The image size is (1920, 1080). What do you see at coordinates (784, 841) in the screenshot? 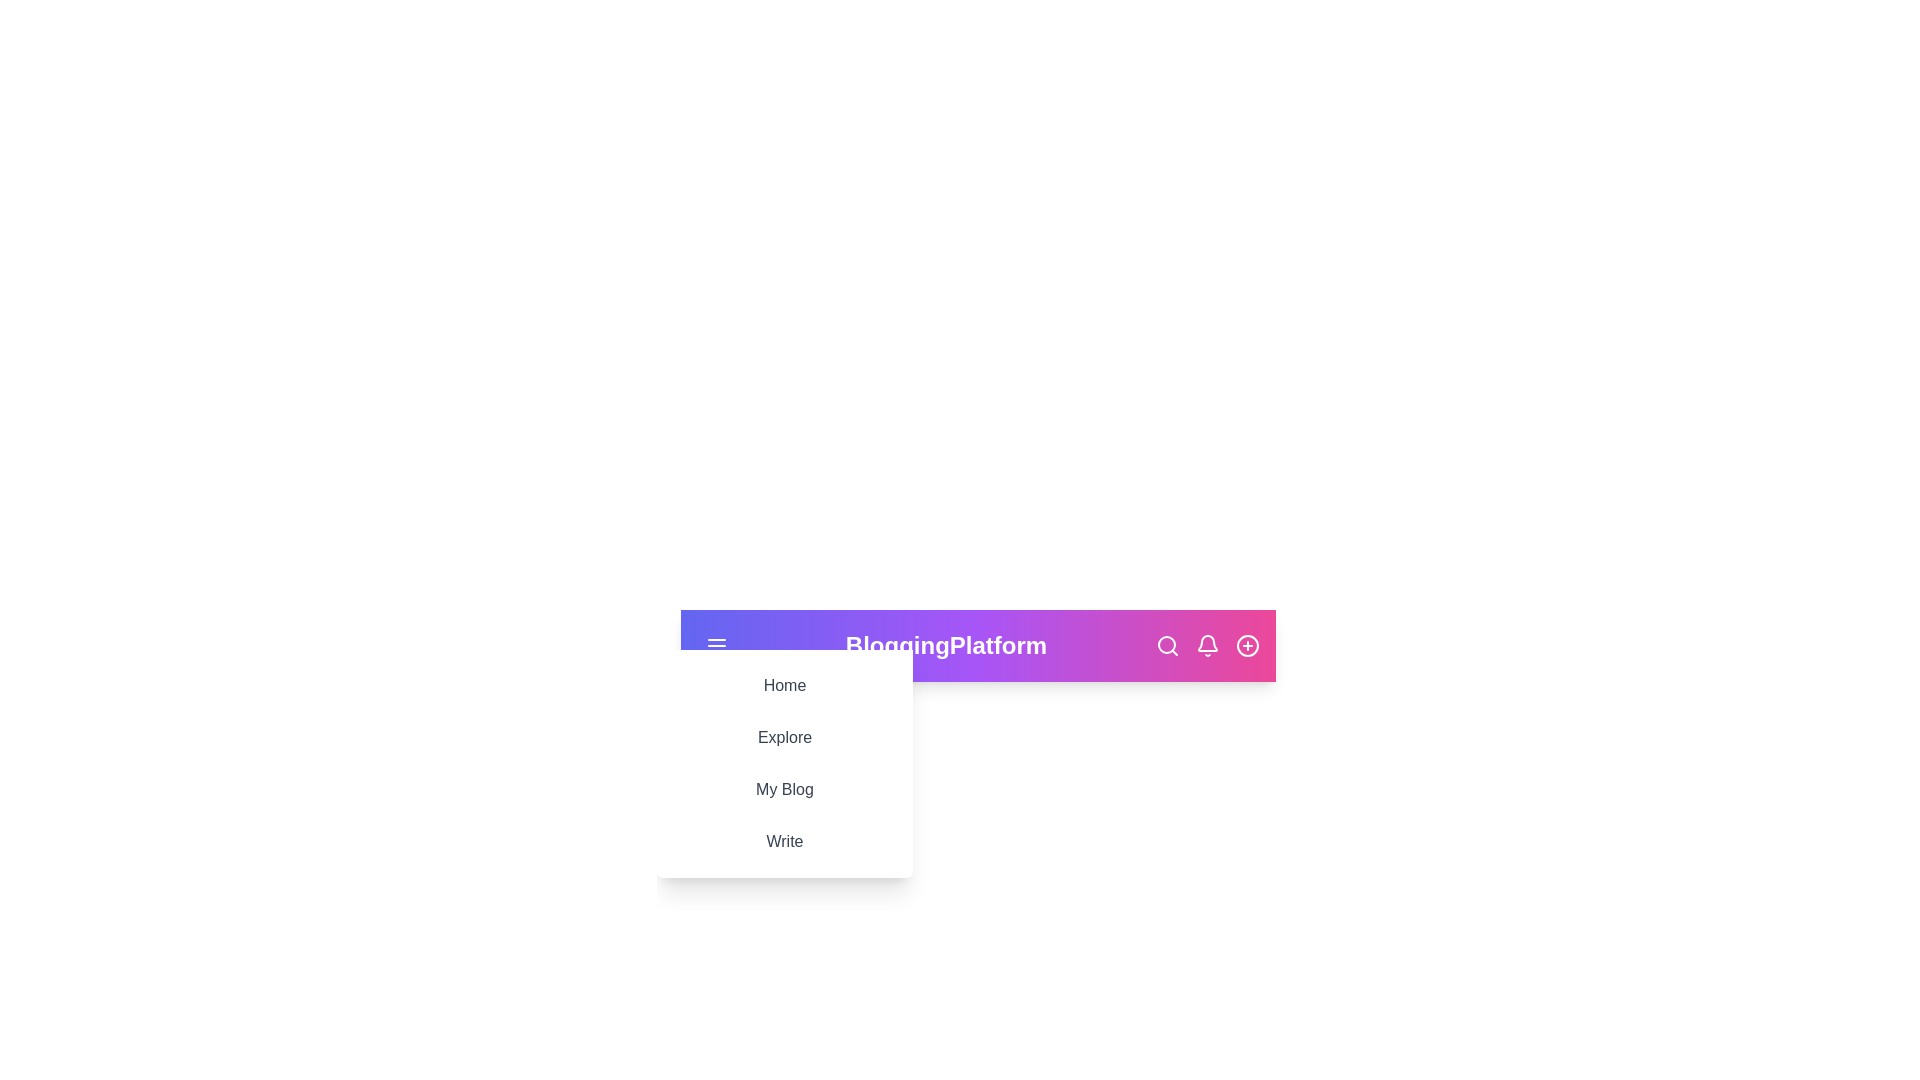
I see `the menu option Write from the sidebar` at bounding box center [784, 841].